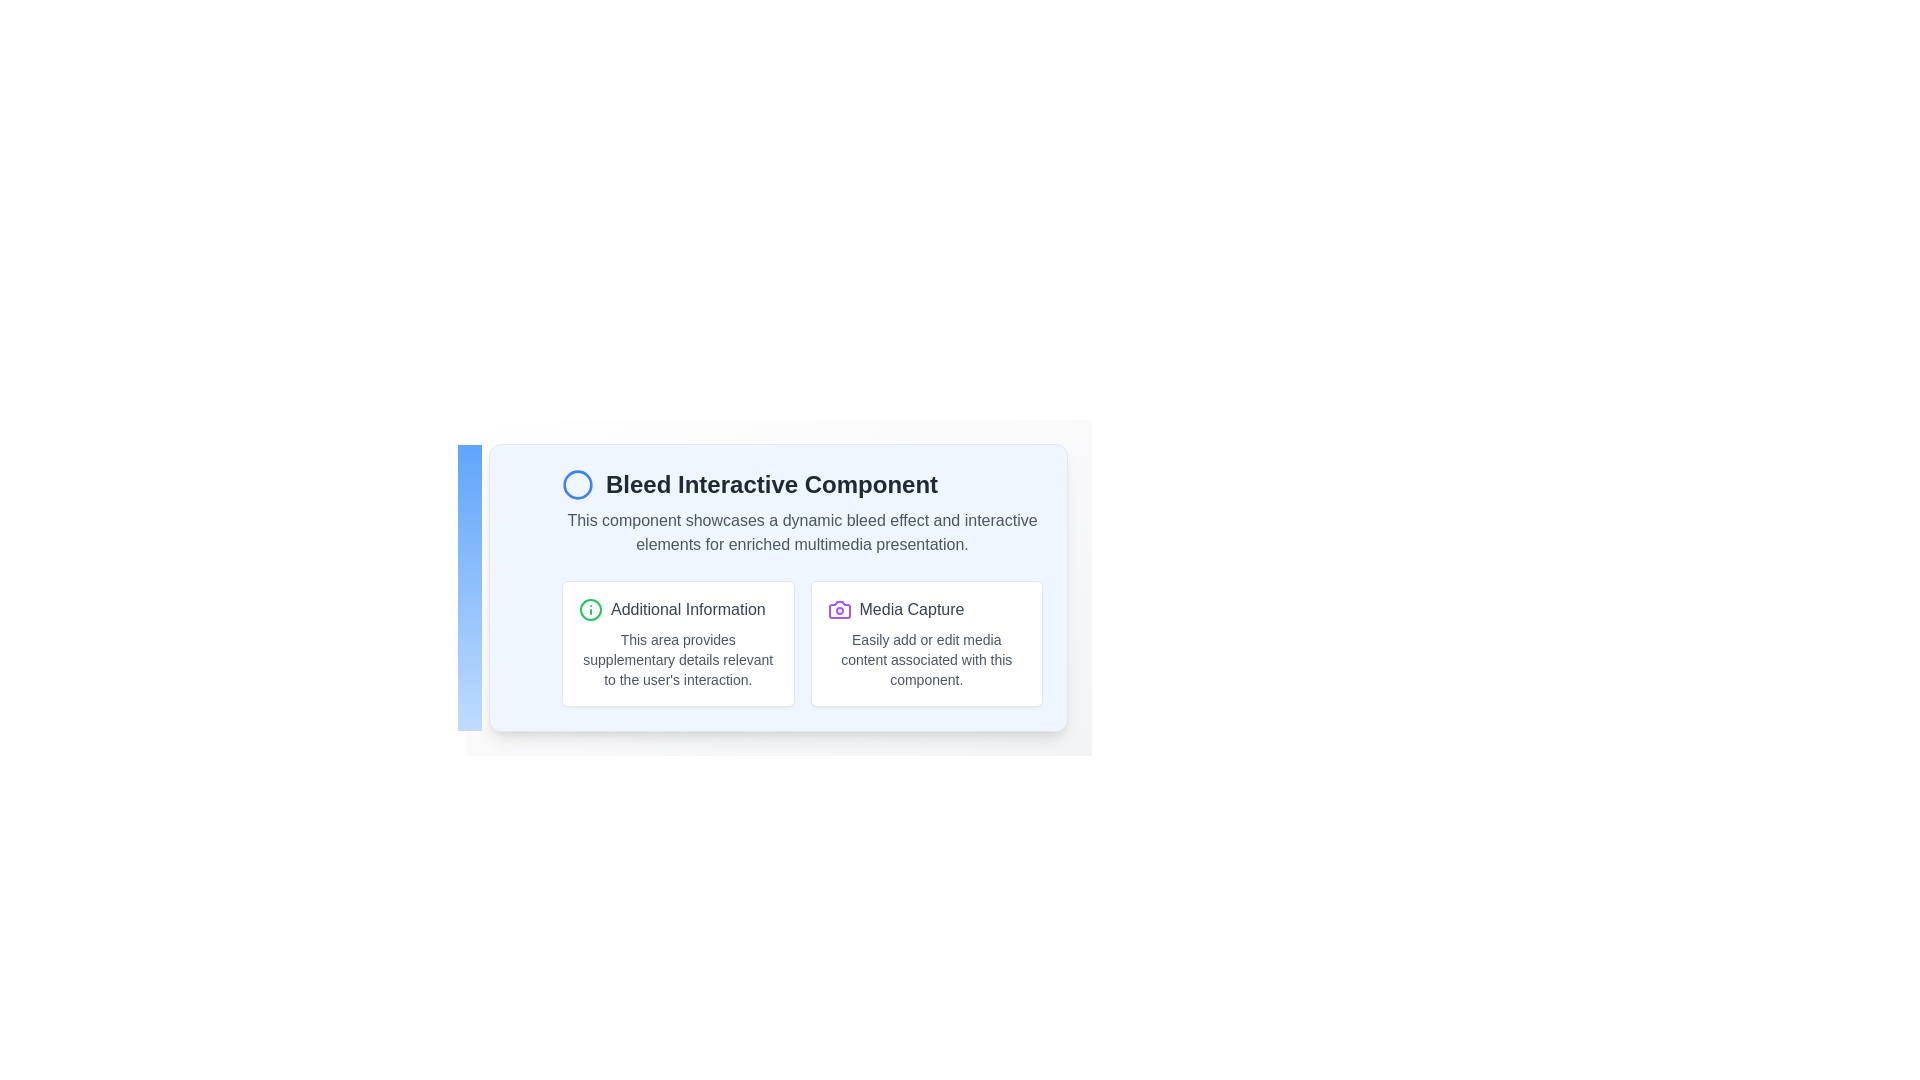  What do you see at coordinates (925, 608) in the screenshot?
I see `the displayed information on the 'Media Capture' label with a purple camera icon, located under the header 'Bleed Interactive Component'` at bounding box center [925, 608].